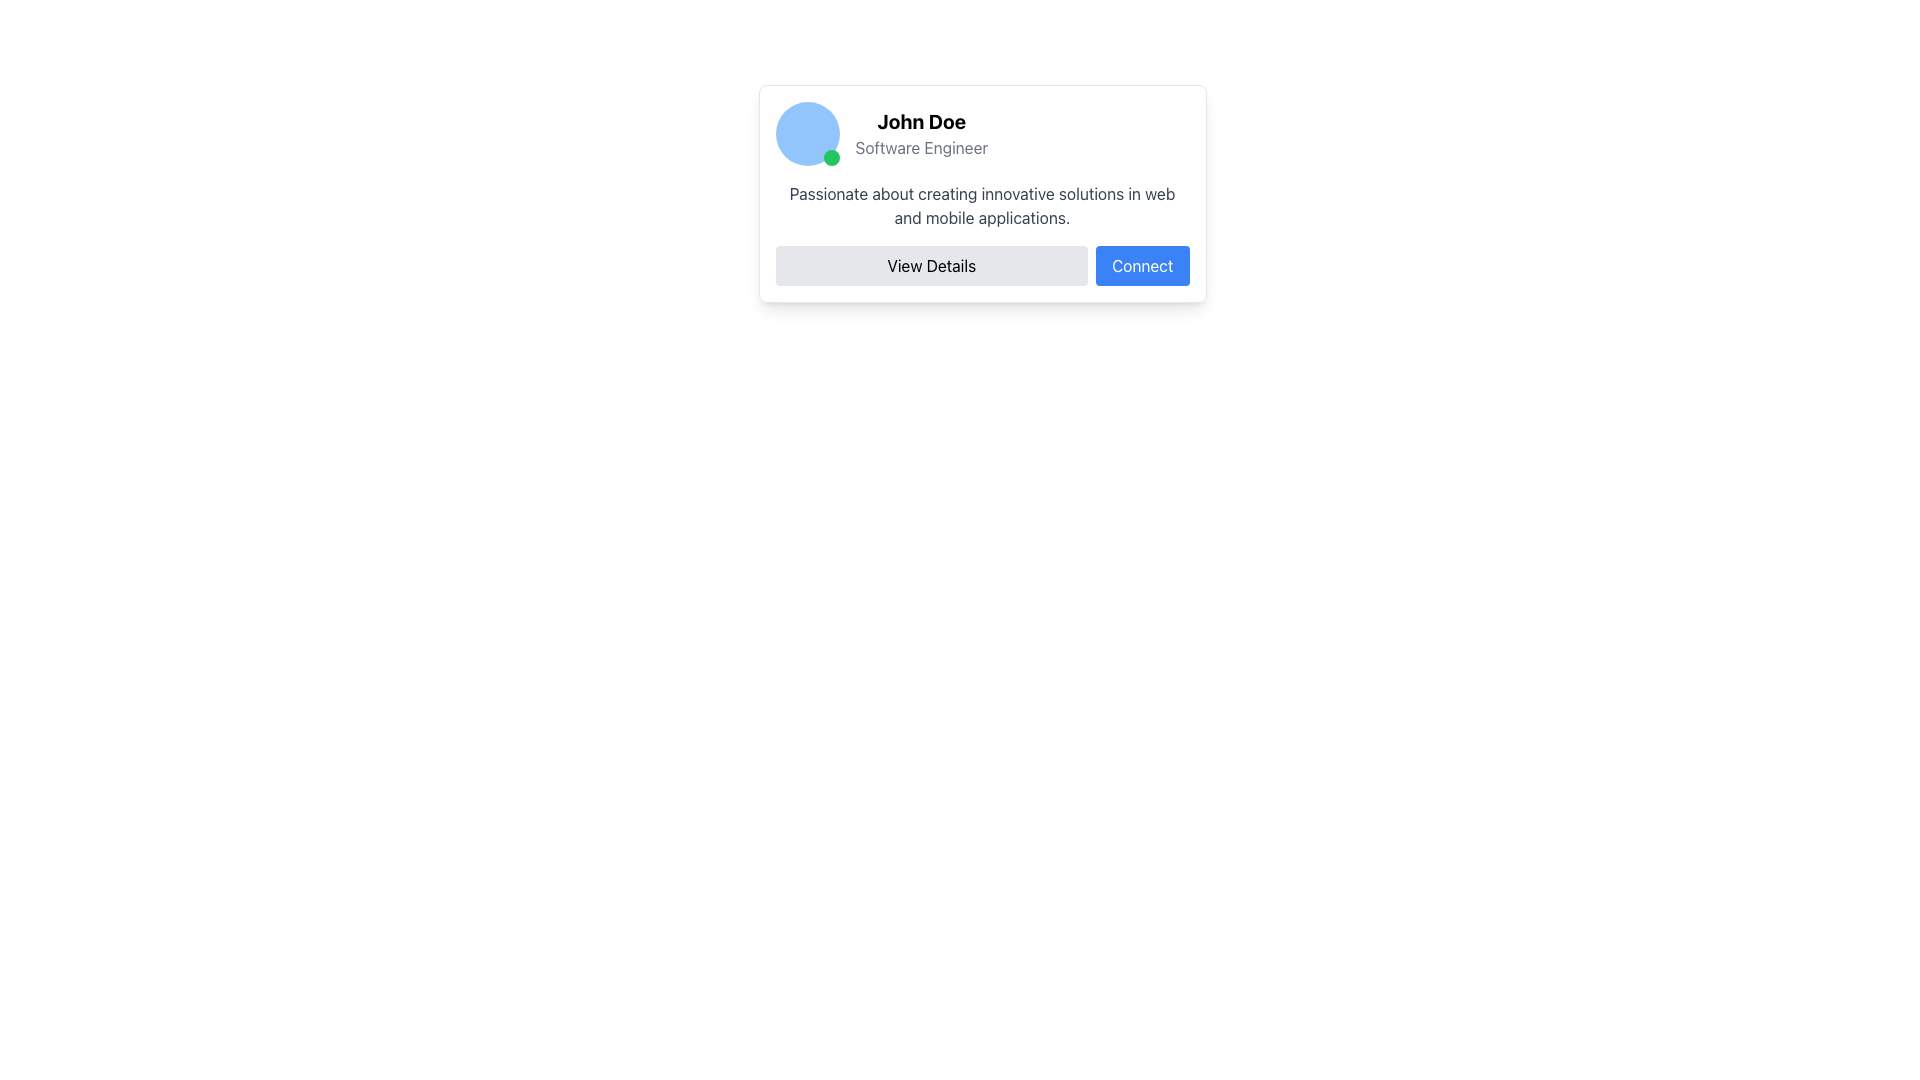  Describe the element at coordinates (920, 122) in the screenshot. I see `the bold text element displaying the name 'John Doe', which is positioned above the text 'Software Engineer' in the card layout` at that location.